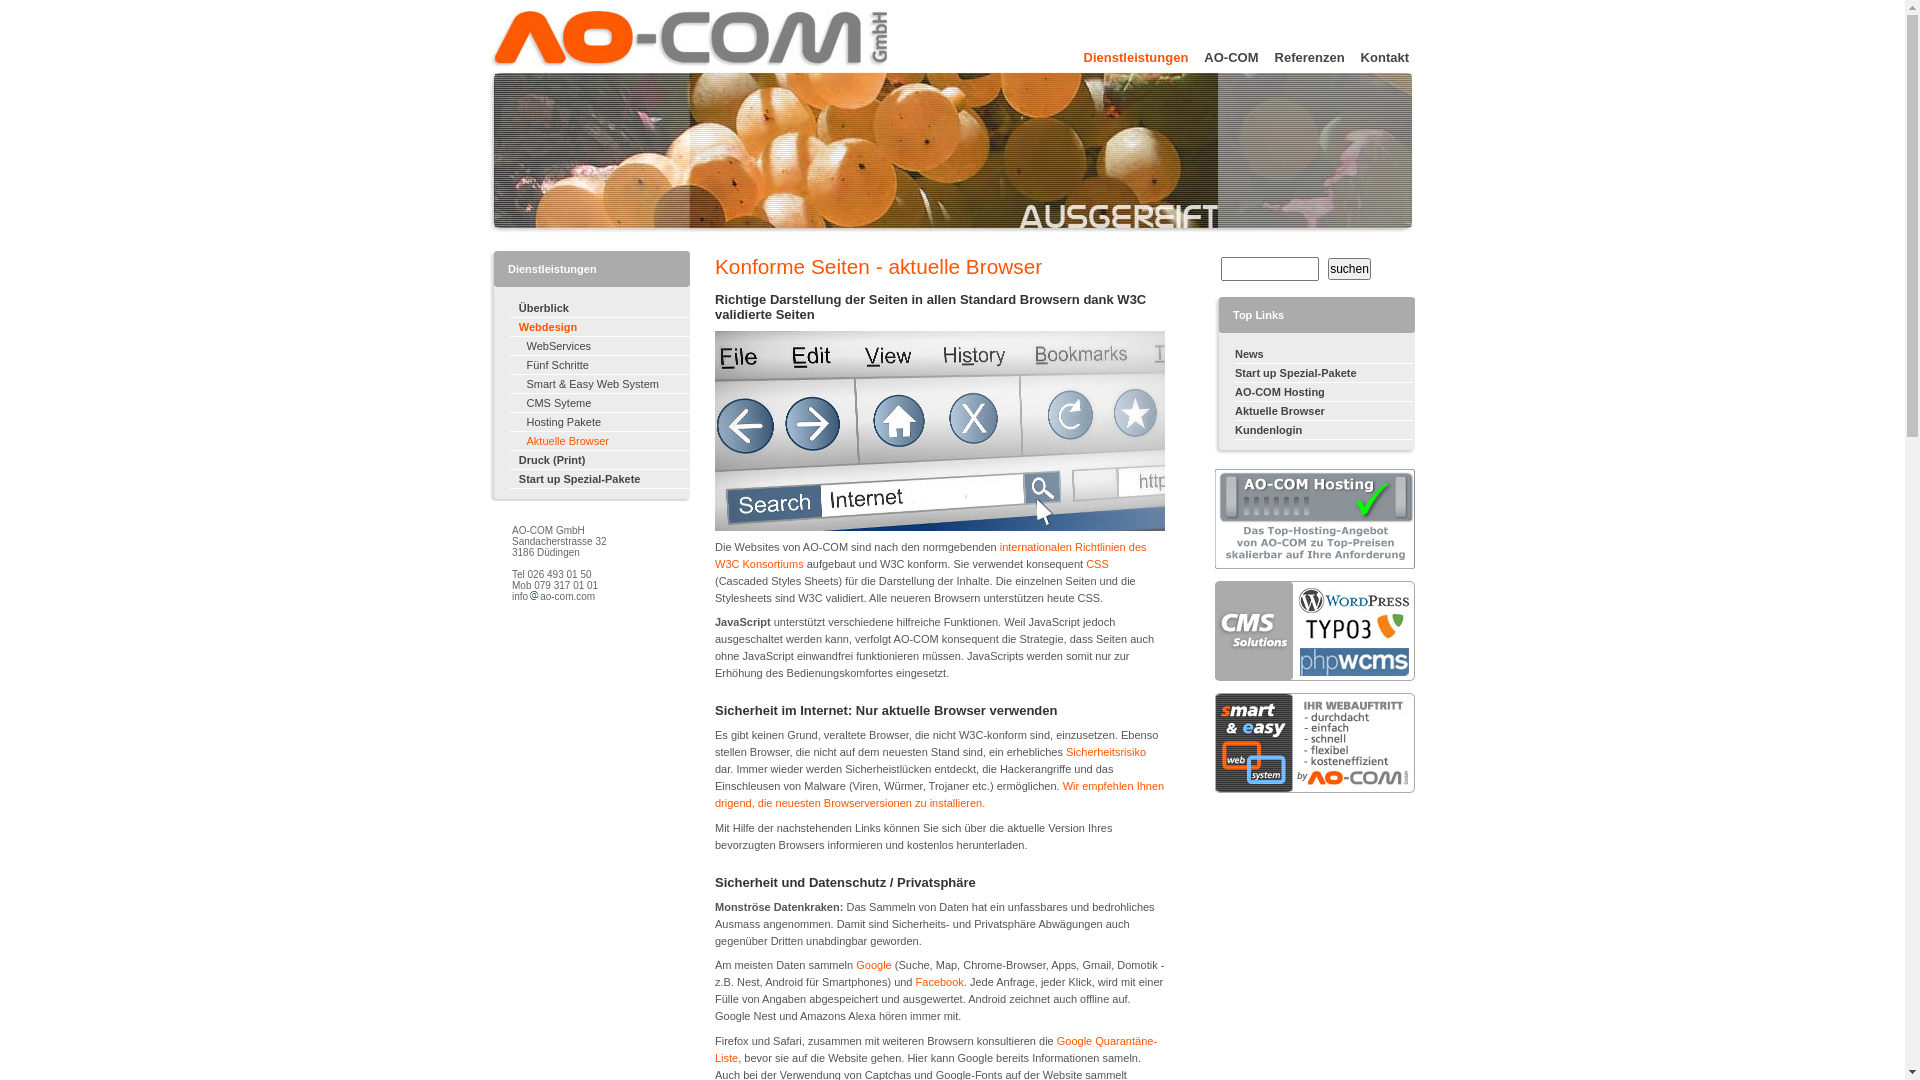  Describe the element at coordinates (1376, 54) in the screenshot. I see `'Kontakt'` at that location.